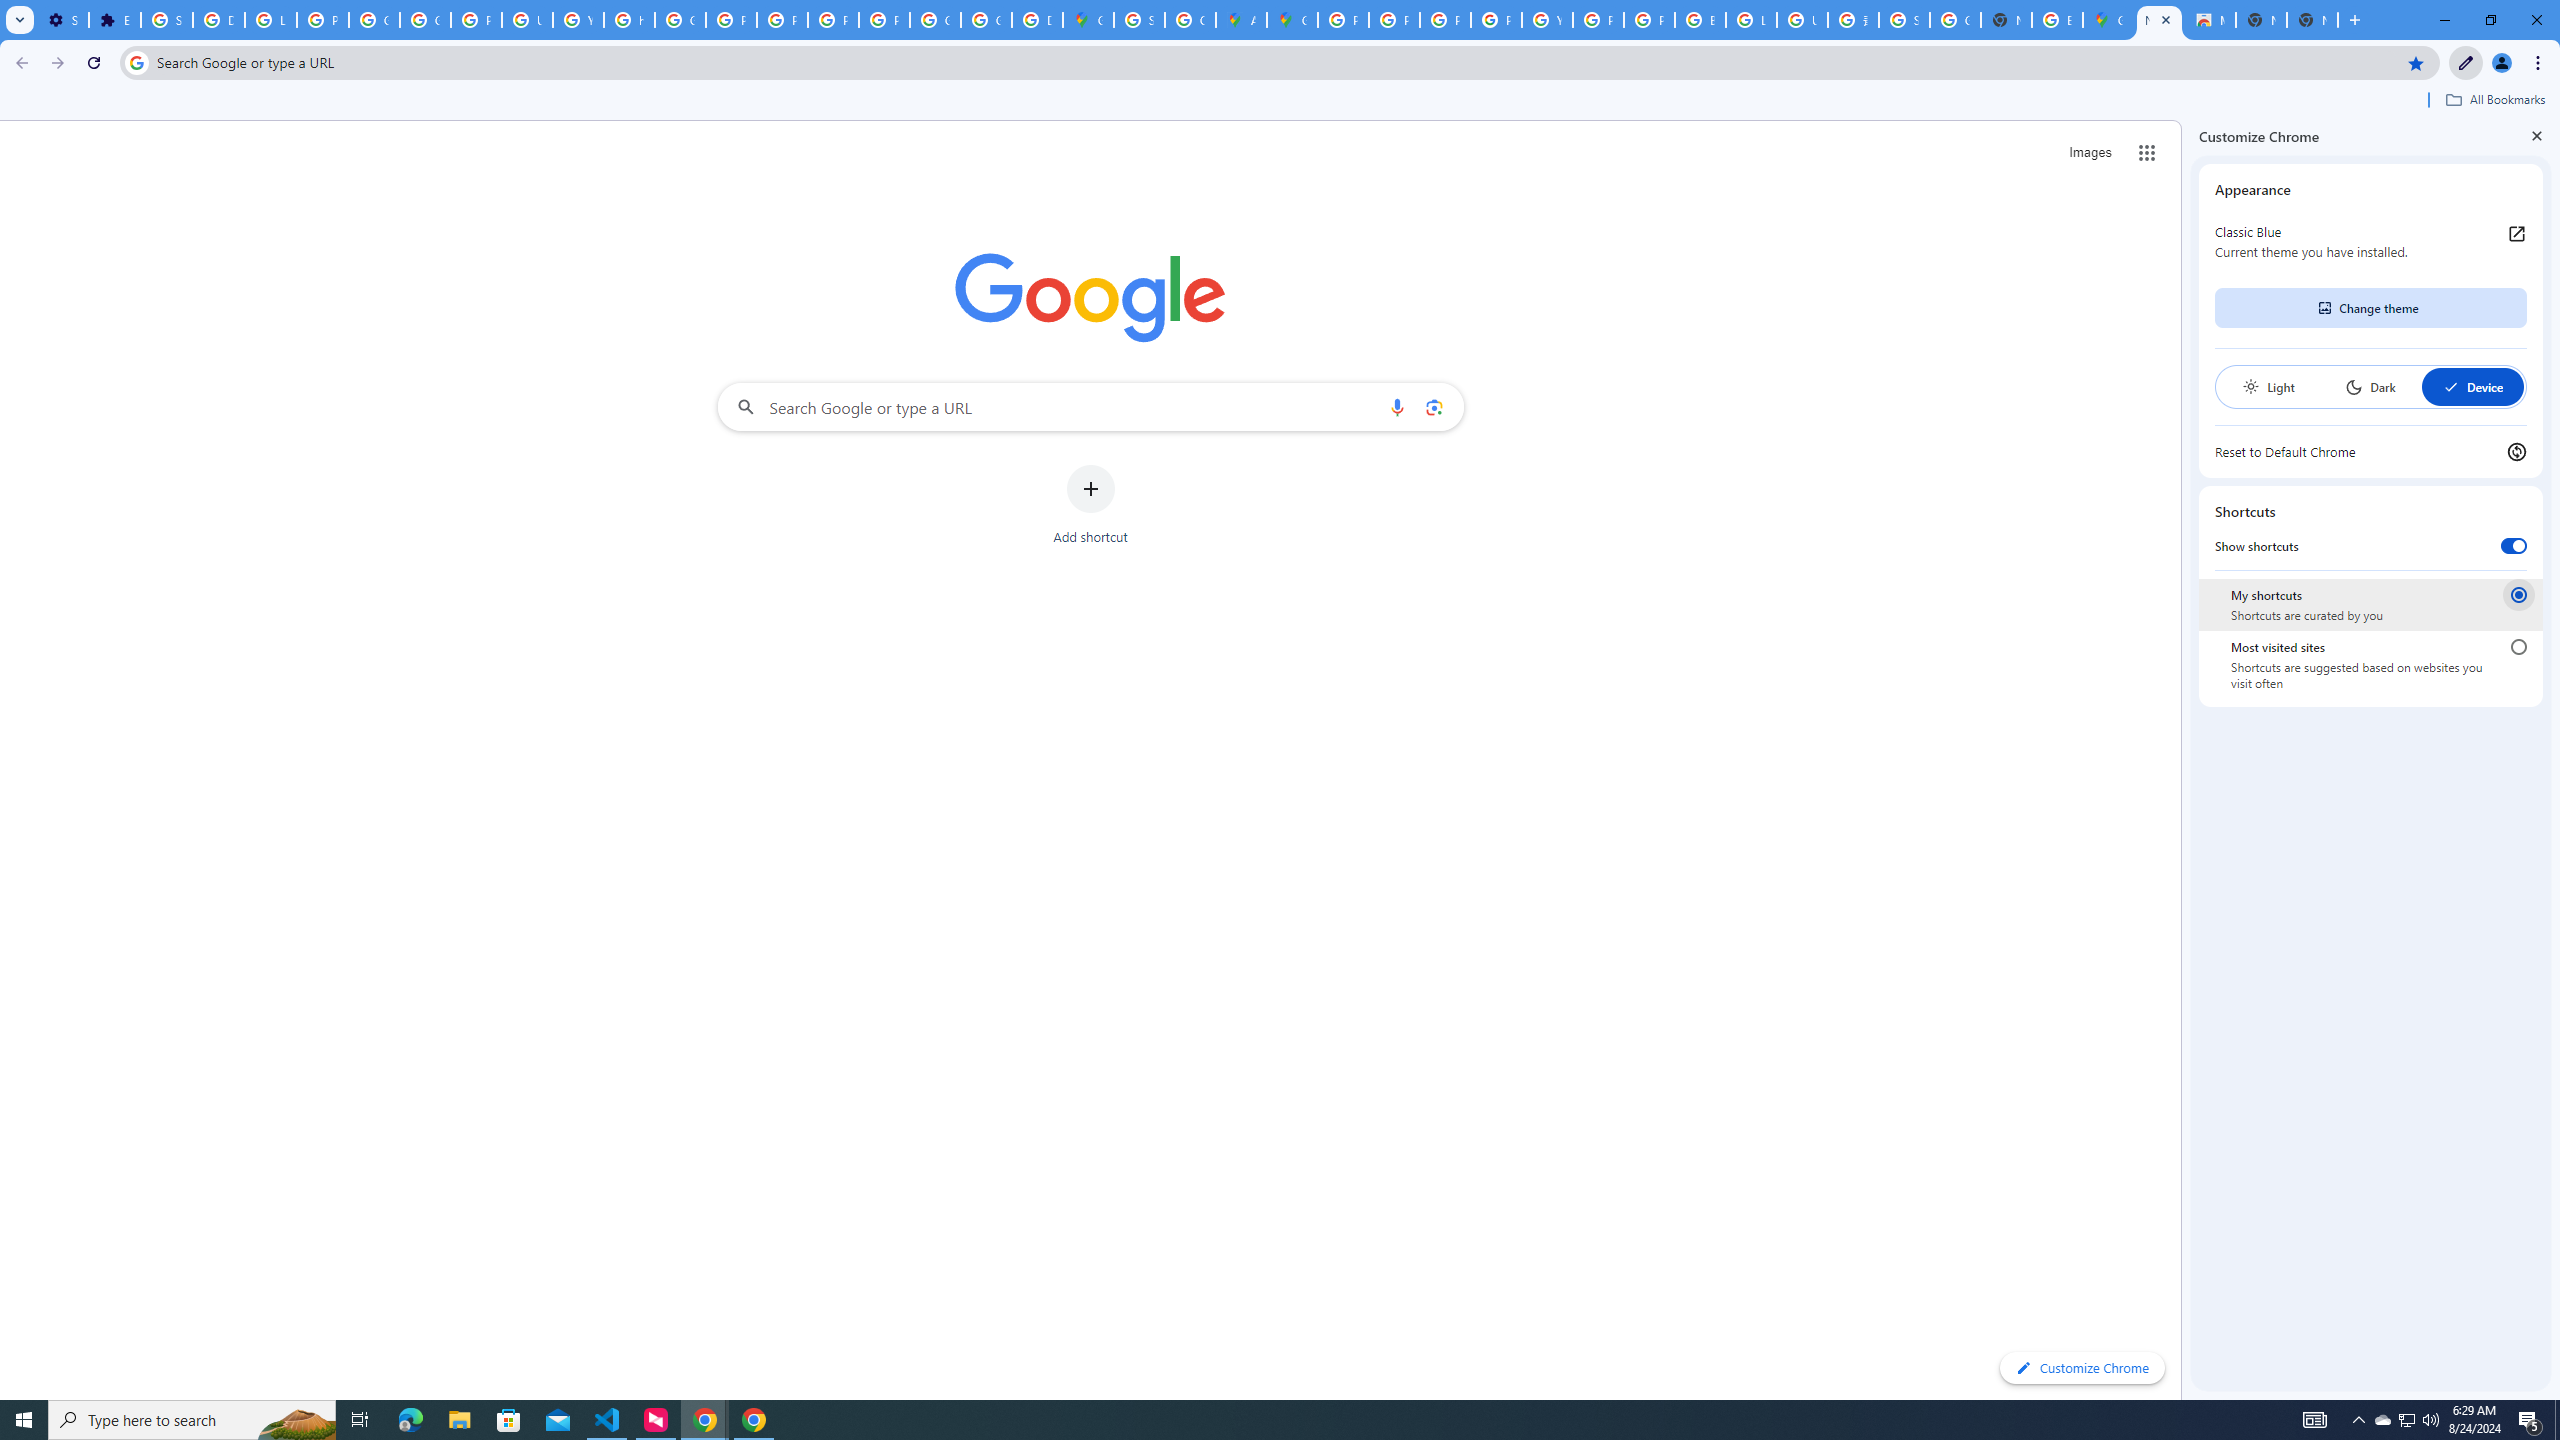 This screenshot has height=1440, width=2560. I want to click on 'AutomationID: baseSvg', so click(2450, 386).